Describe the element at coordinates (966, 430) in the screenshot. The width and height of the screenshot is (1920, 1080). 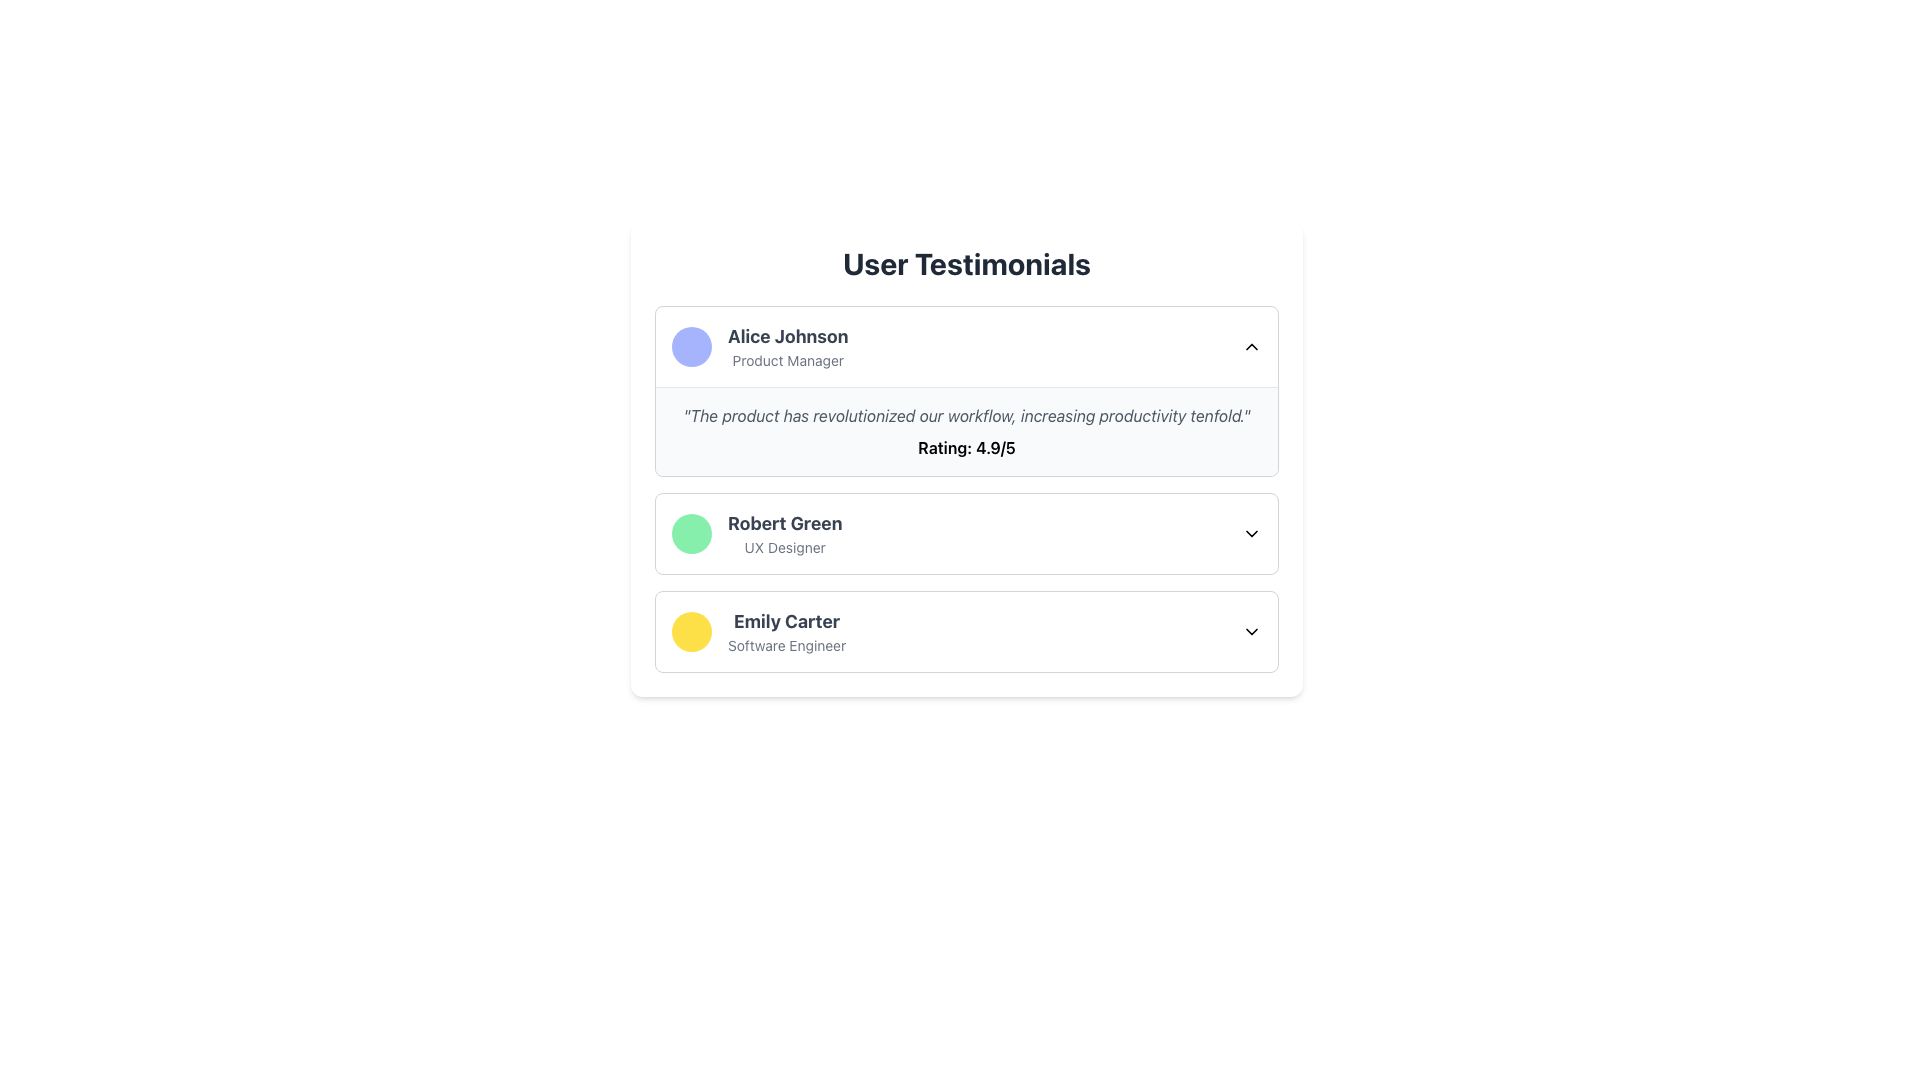
I see `testimonial text block for 'Alice Johnson', which contains a quote in italicized text and a bold rating, located in the center of the testimonial card` at that location.